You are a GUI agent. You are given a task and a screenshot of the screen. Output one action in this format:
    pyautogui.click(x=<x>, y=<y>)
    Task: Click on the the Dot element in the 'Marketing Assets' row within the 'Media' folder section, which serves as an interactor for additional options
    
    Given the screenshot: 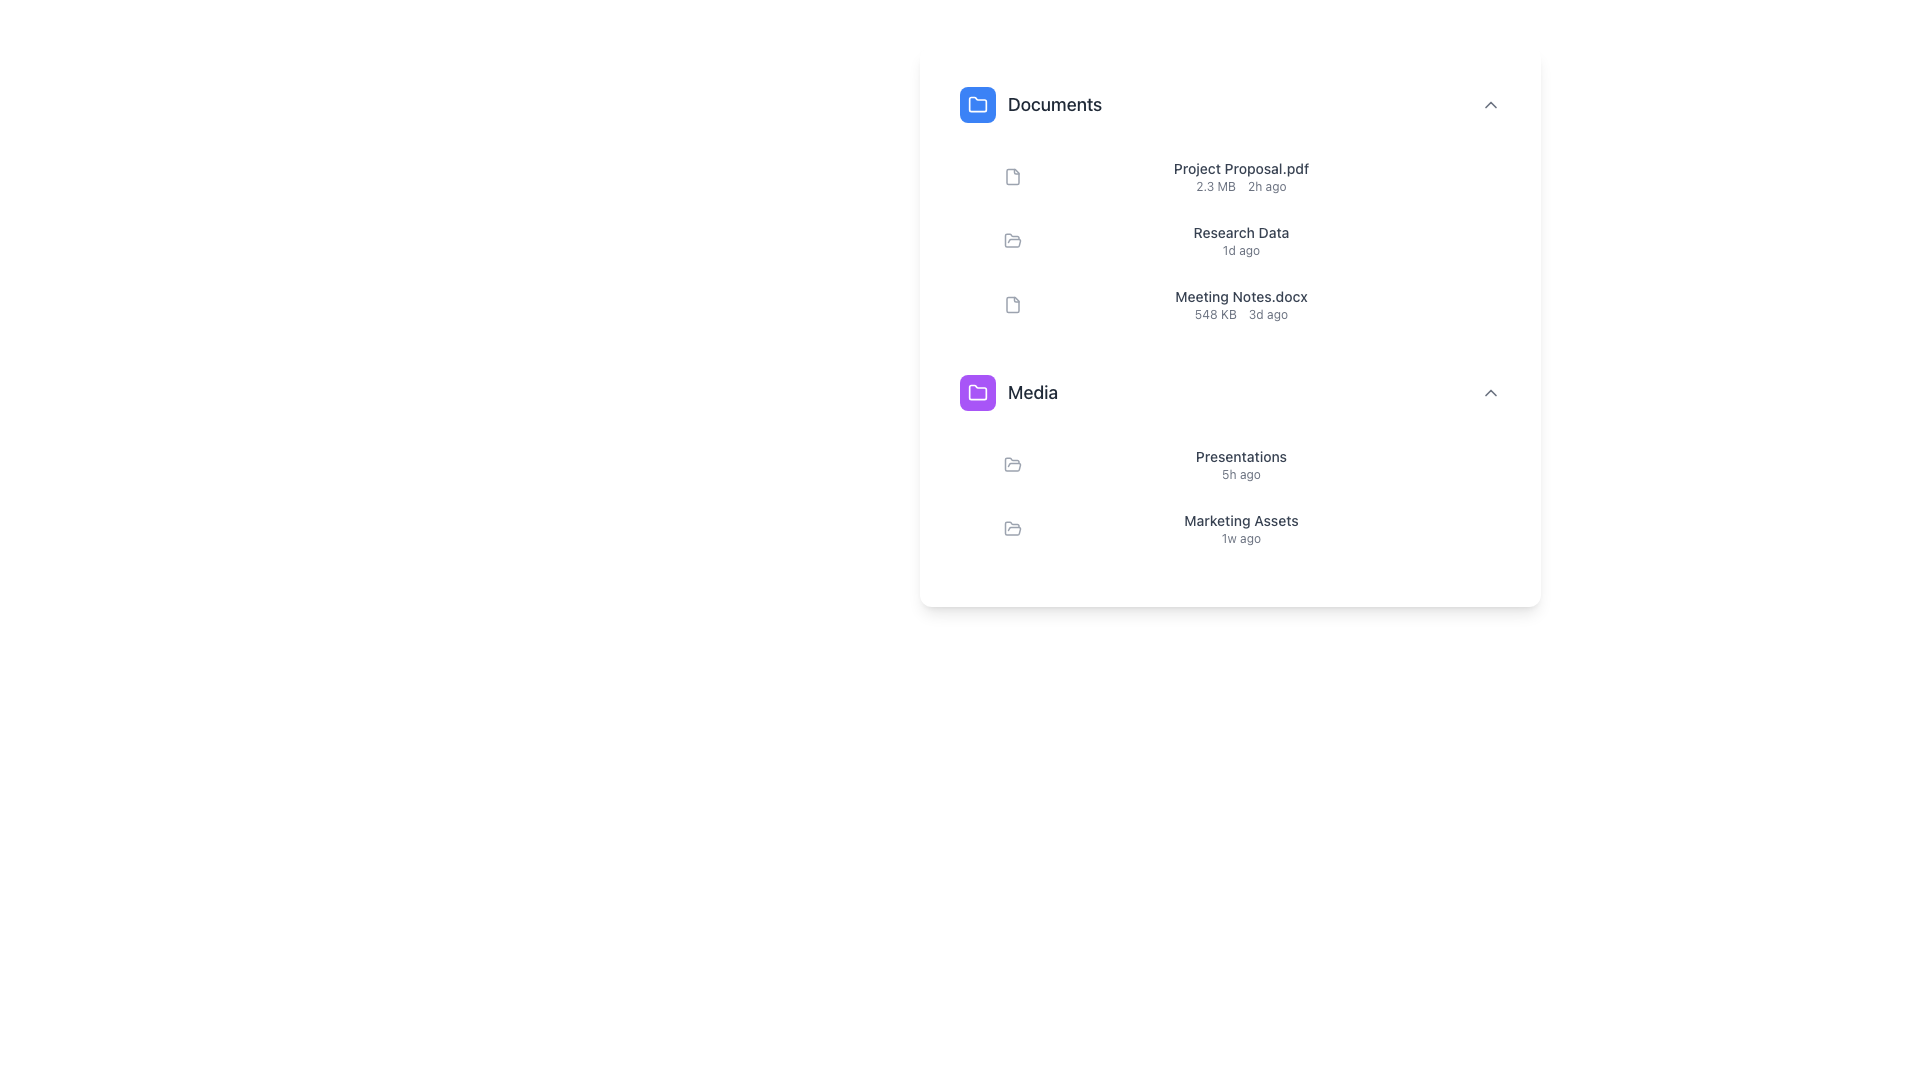 What is the action you would take?
    pyautogui.click(x=1477, y=527)
    